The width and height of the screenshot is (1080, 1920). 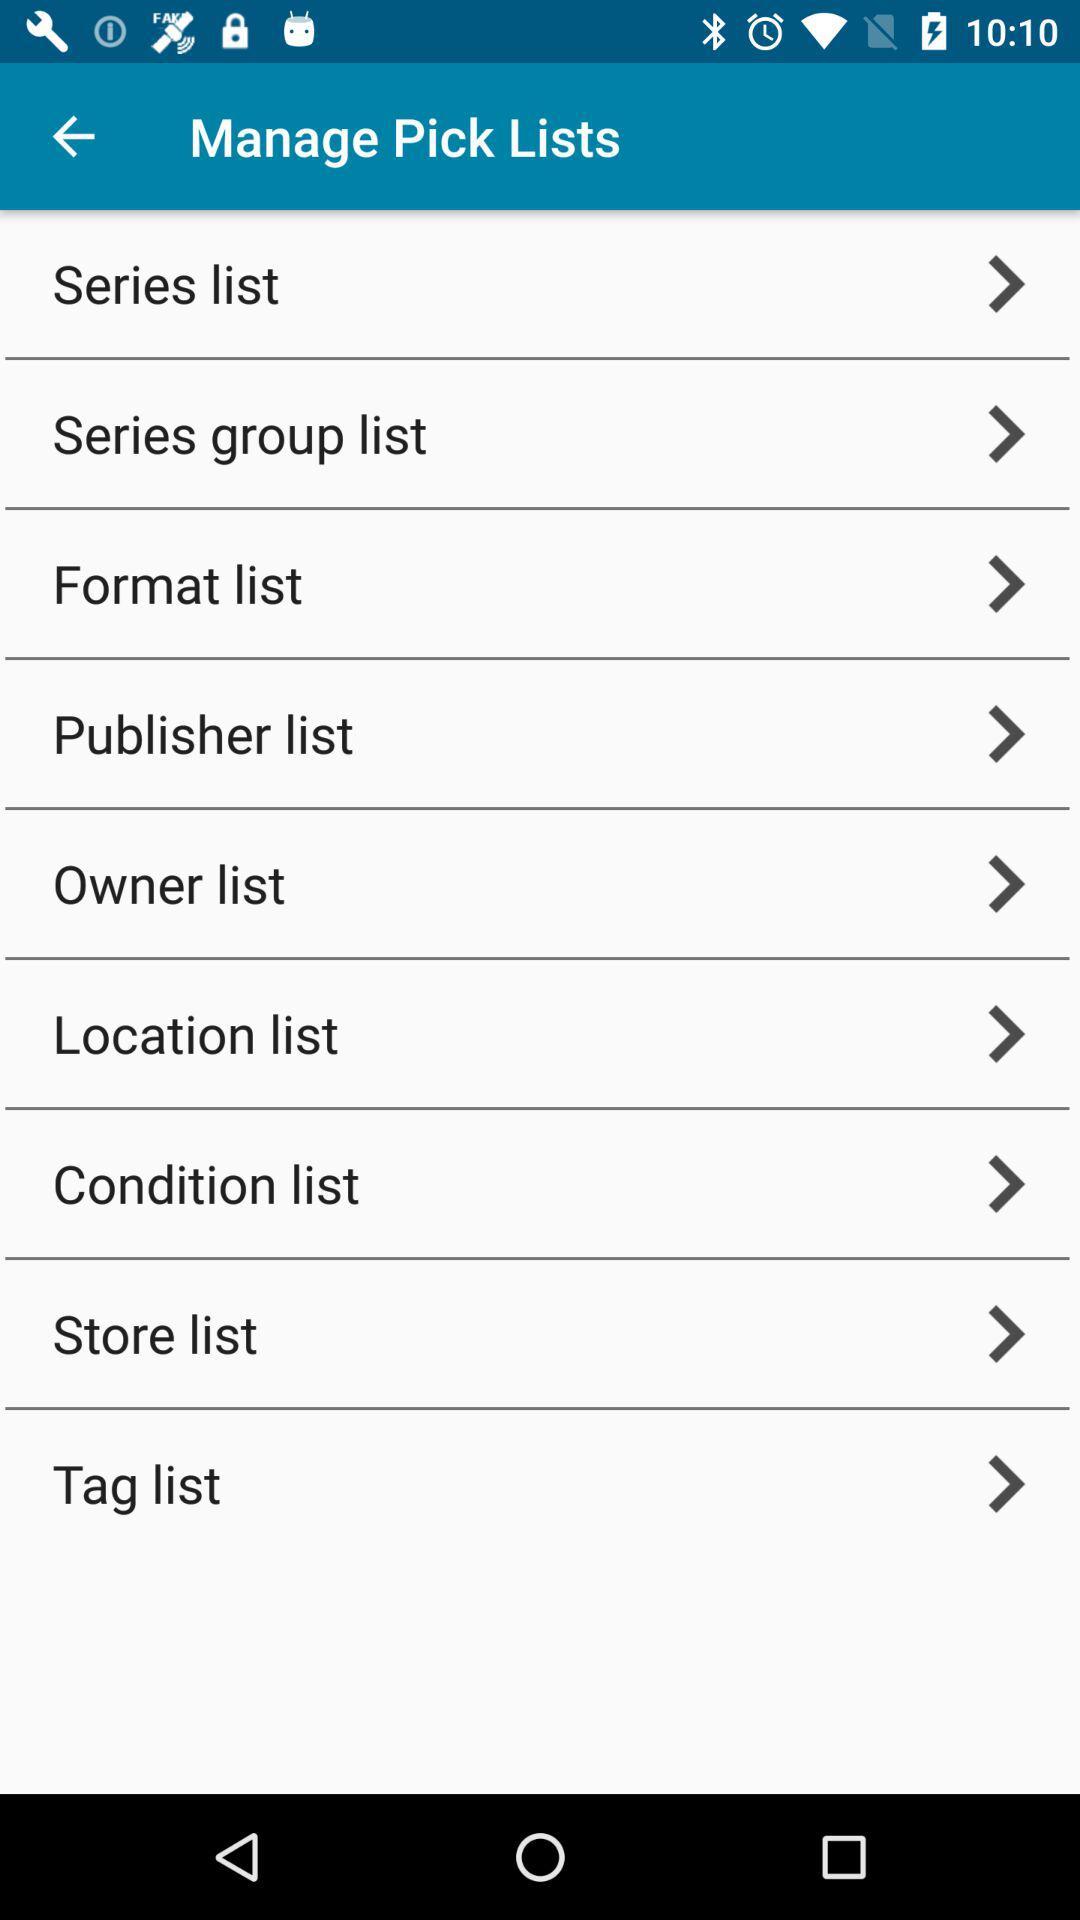 I want to click on the icon next to the manage pick lists, so click(x=72, y=135).